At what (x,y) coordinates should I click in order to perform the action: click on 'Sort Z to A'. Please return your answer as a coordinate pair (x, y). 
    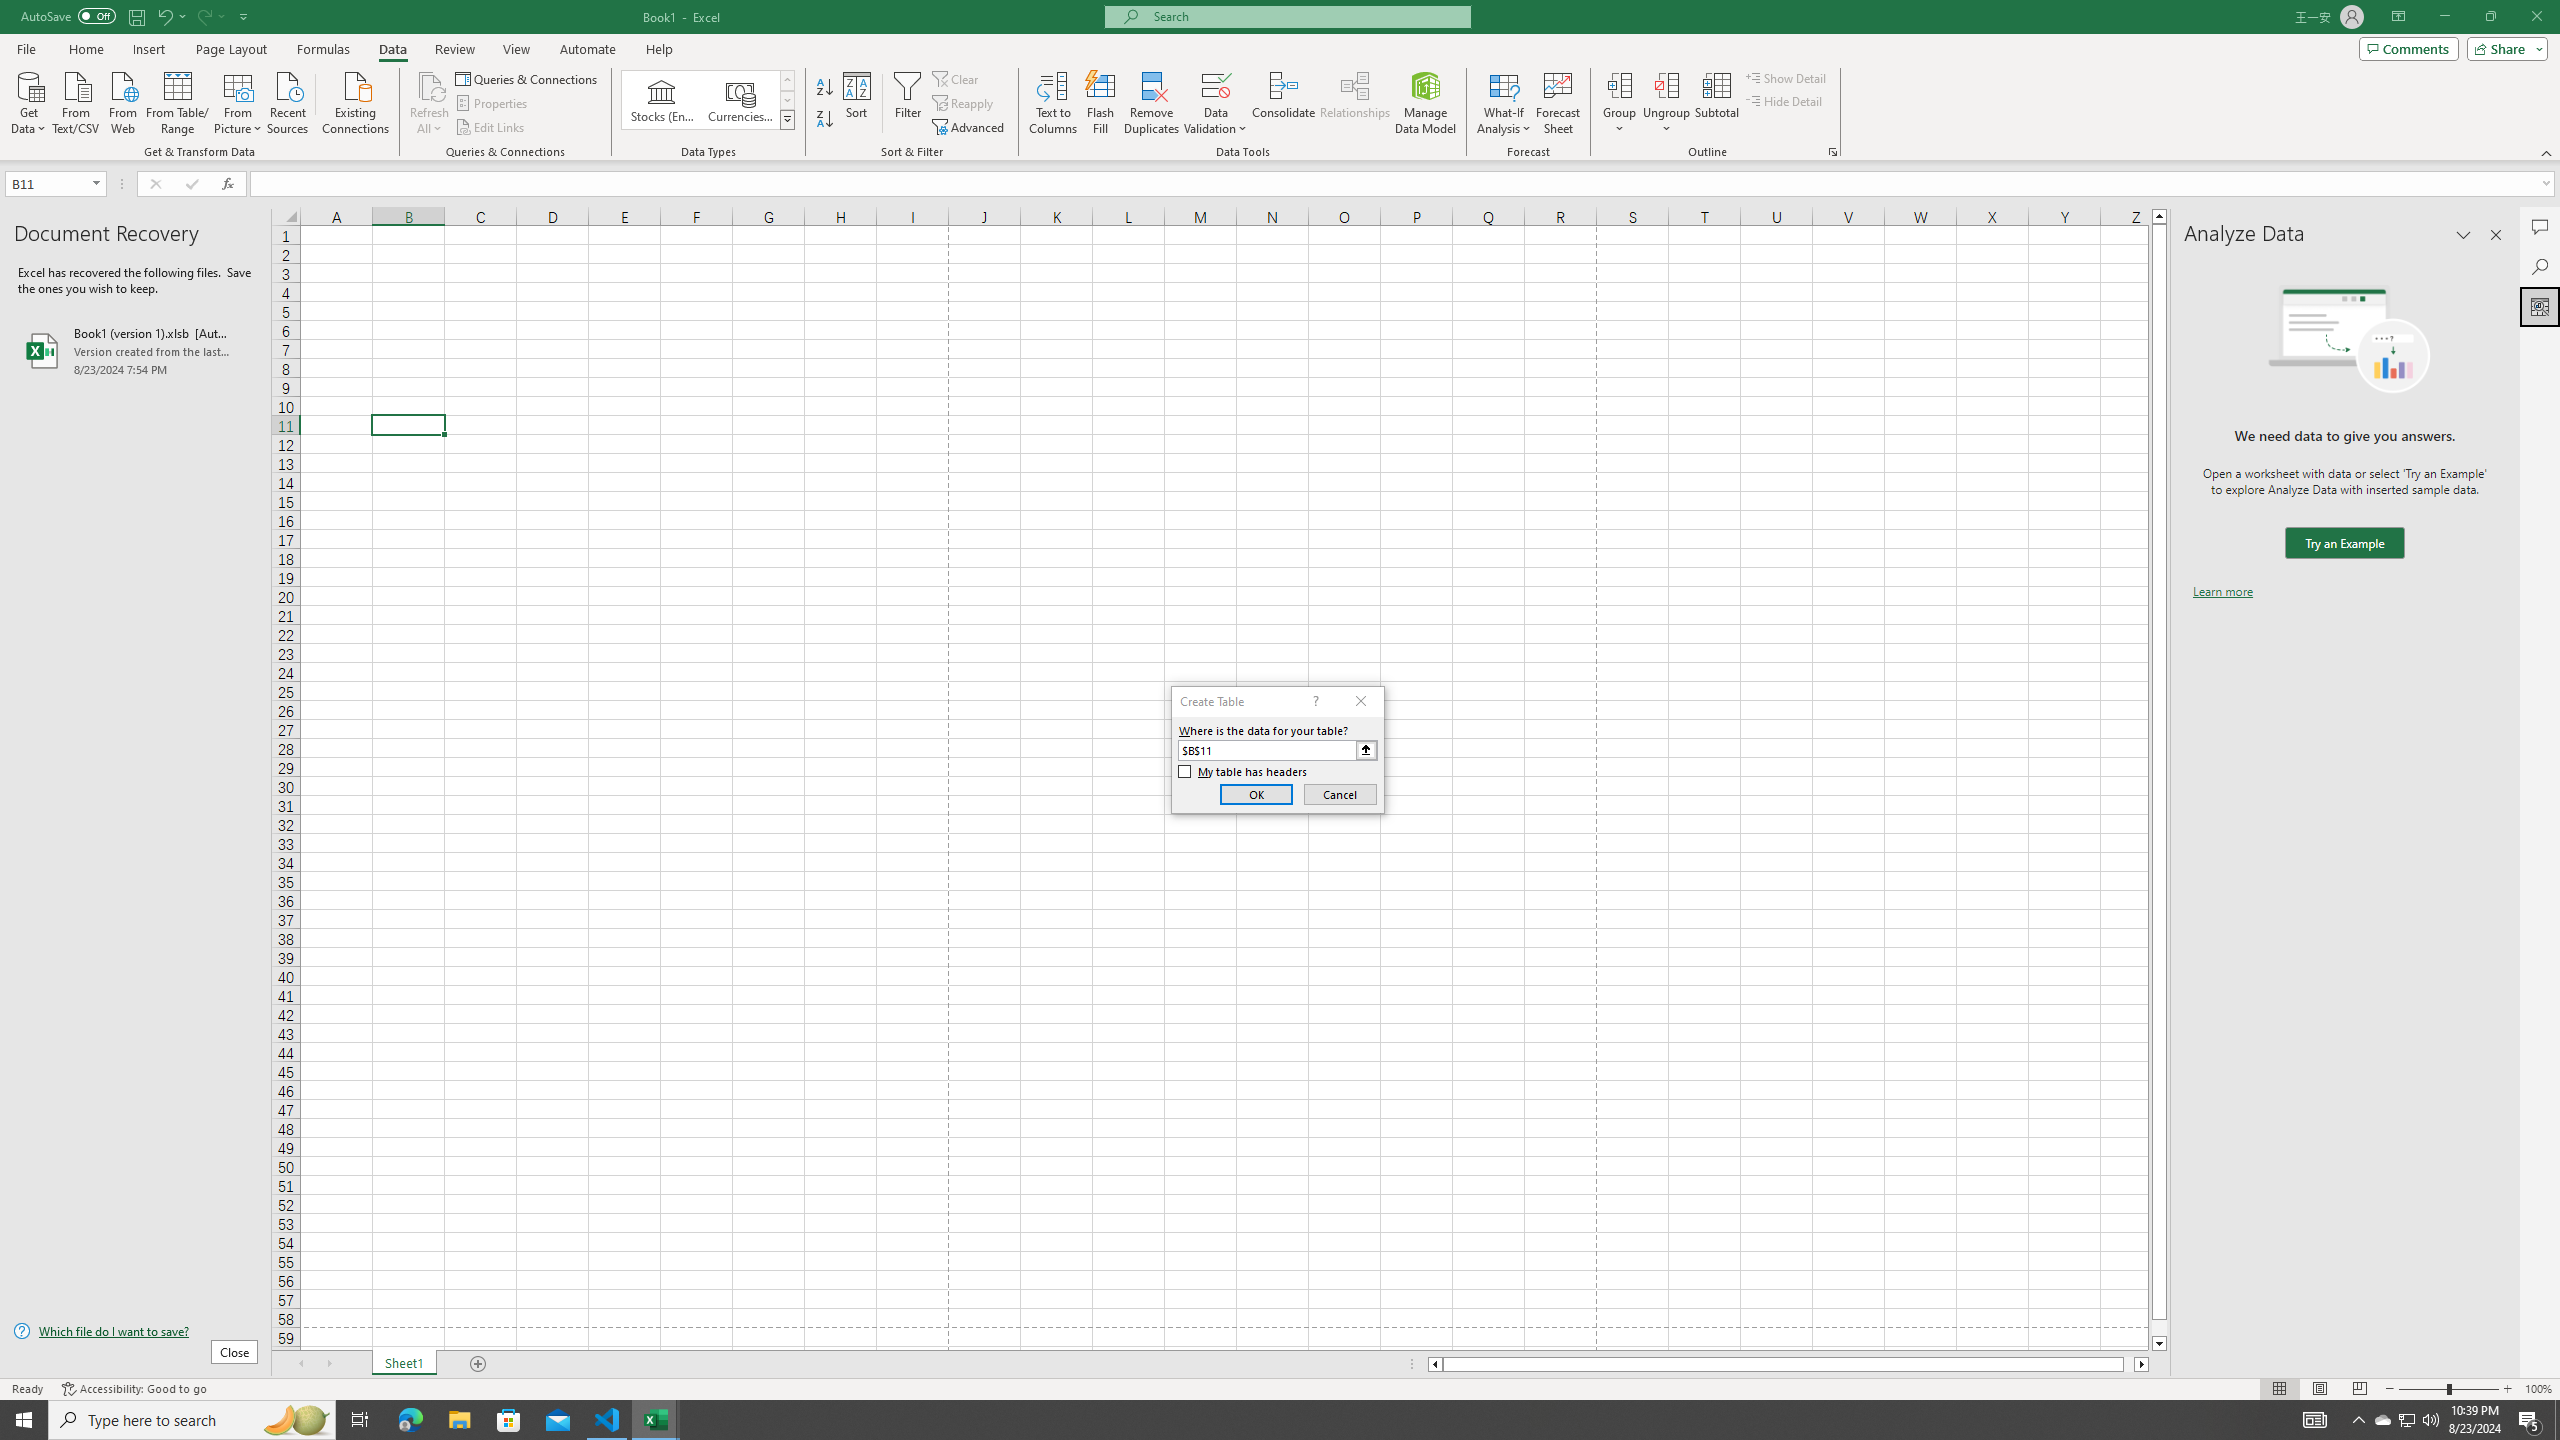
    Looking at the image, I should click on (824, 118).